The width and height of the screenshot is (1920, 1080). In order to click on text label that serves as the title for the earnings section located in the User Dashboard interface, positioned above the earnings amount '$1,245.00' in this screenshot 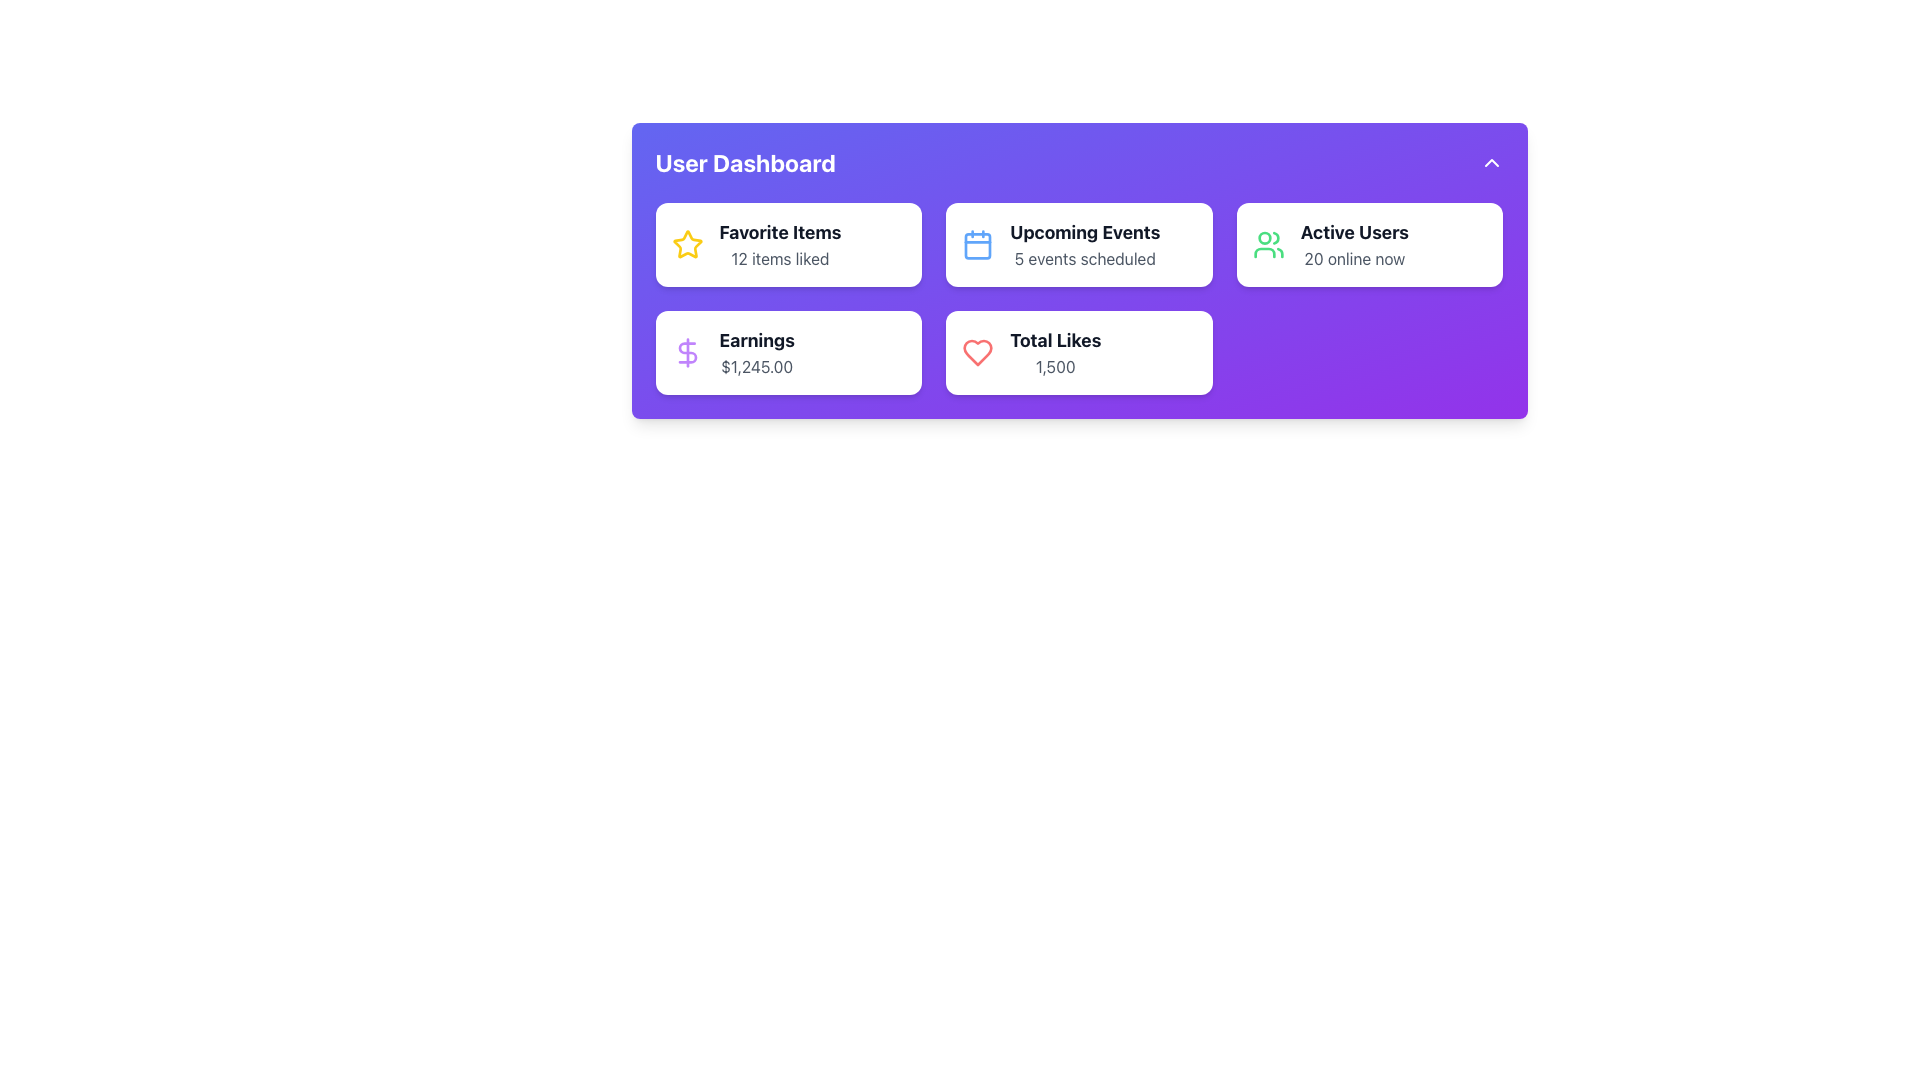, I will do `click(756, 339)`.